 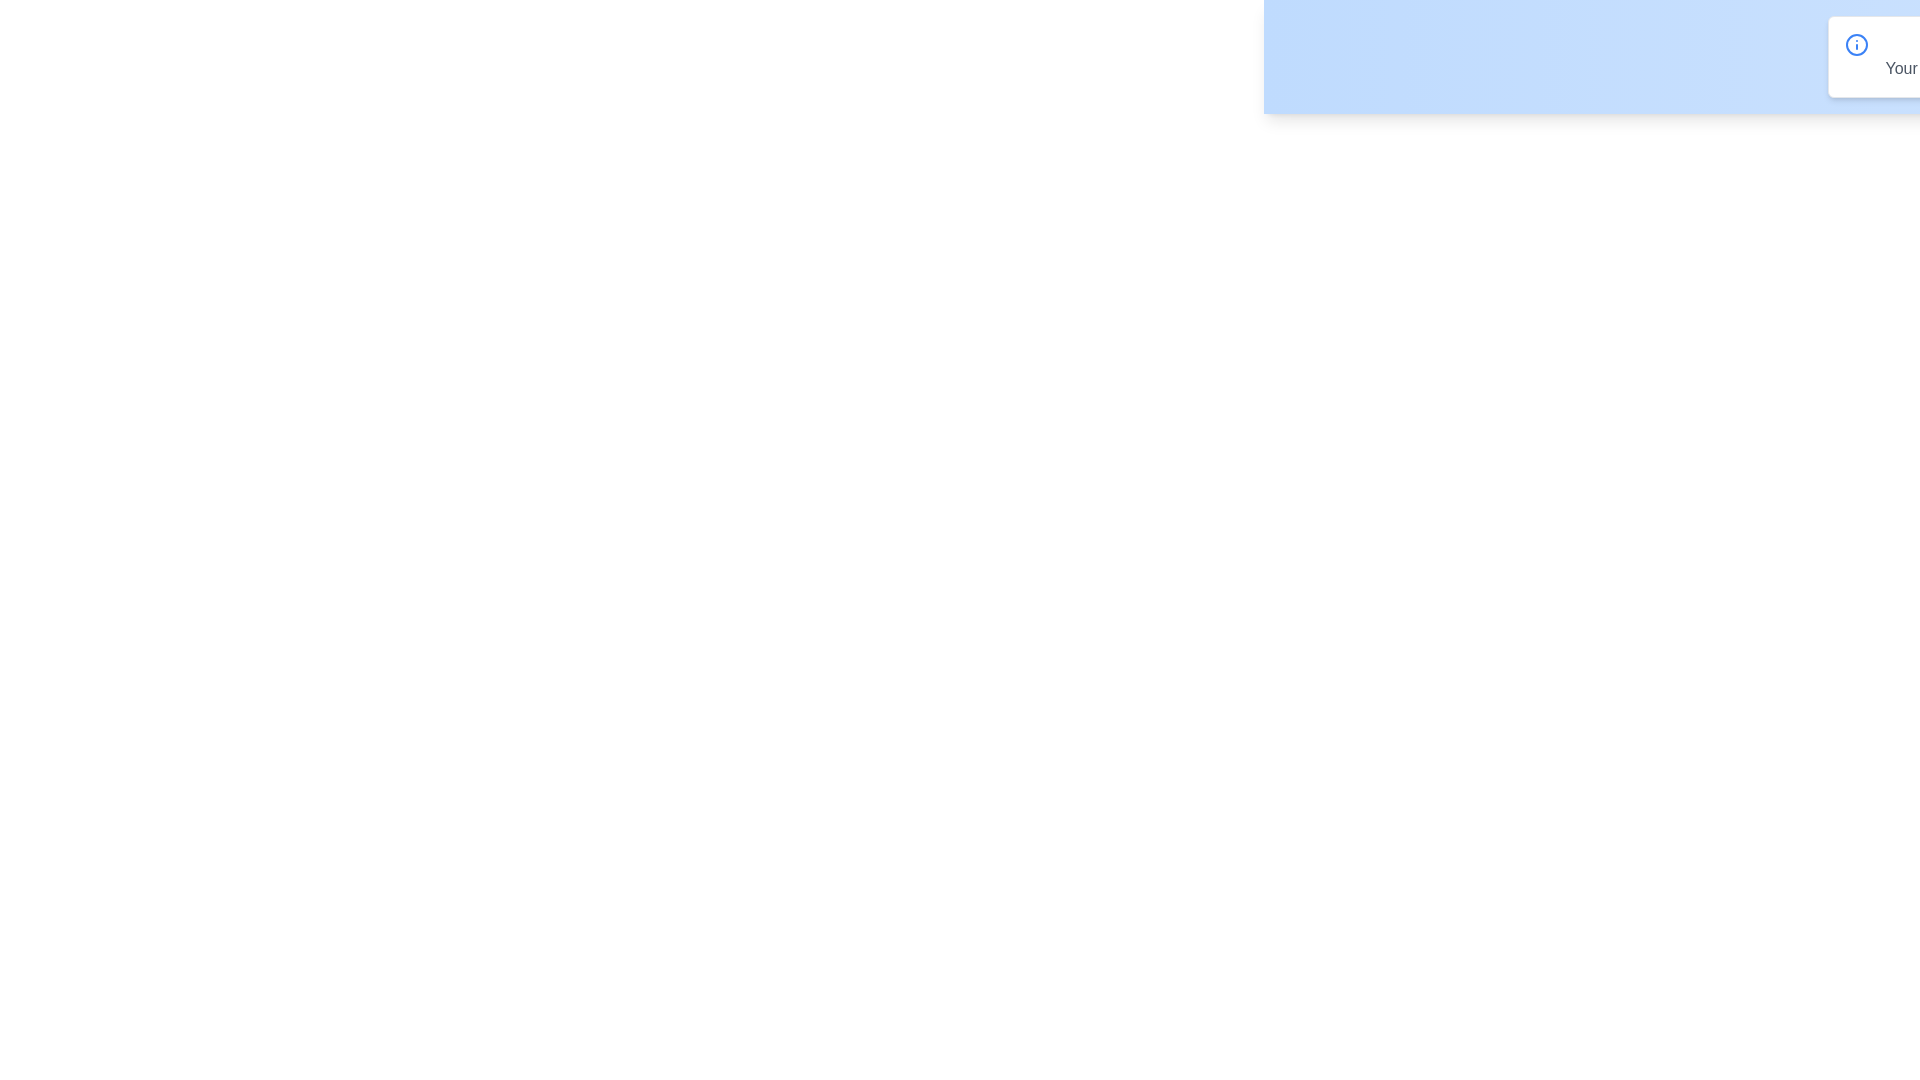 What do you see at coordinates (1856, 45) in the screenshot?
I see `the info icon to view additional details` at bounding box center [1856, 45].